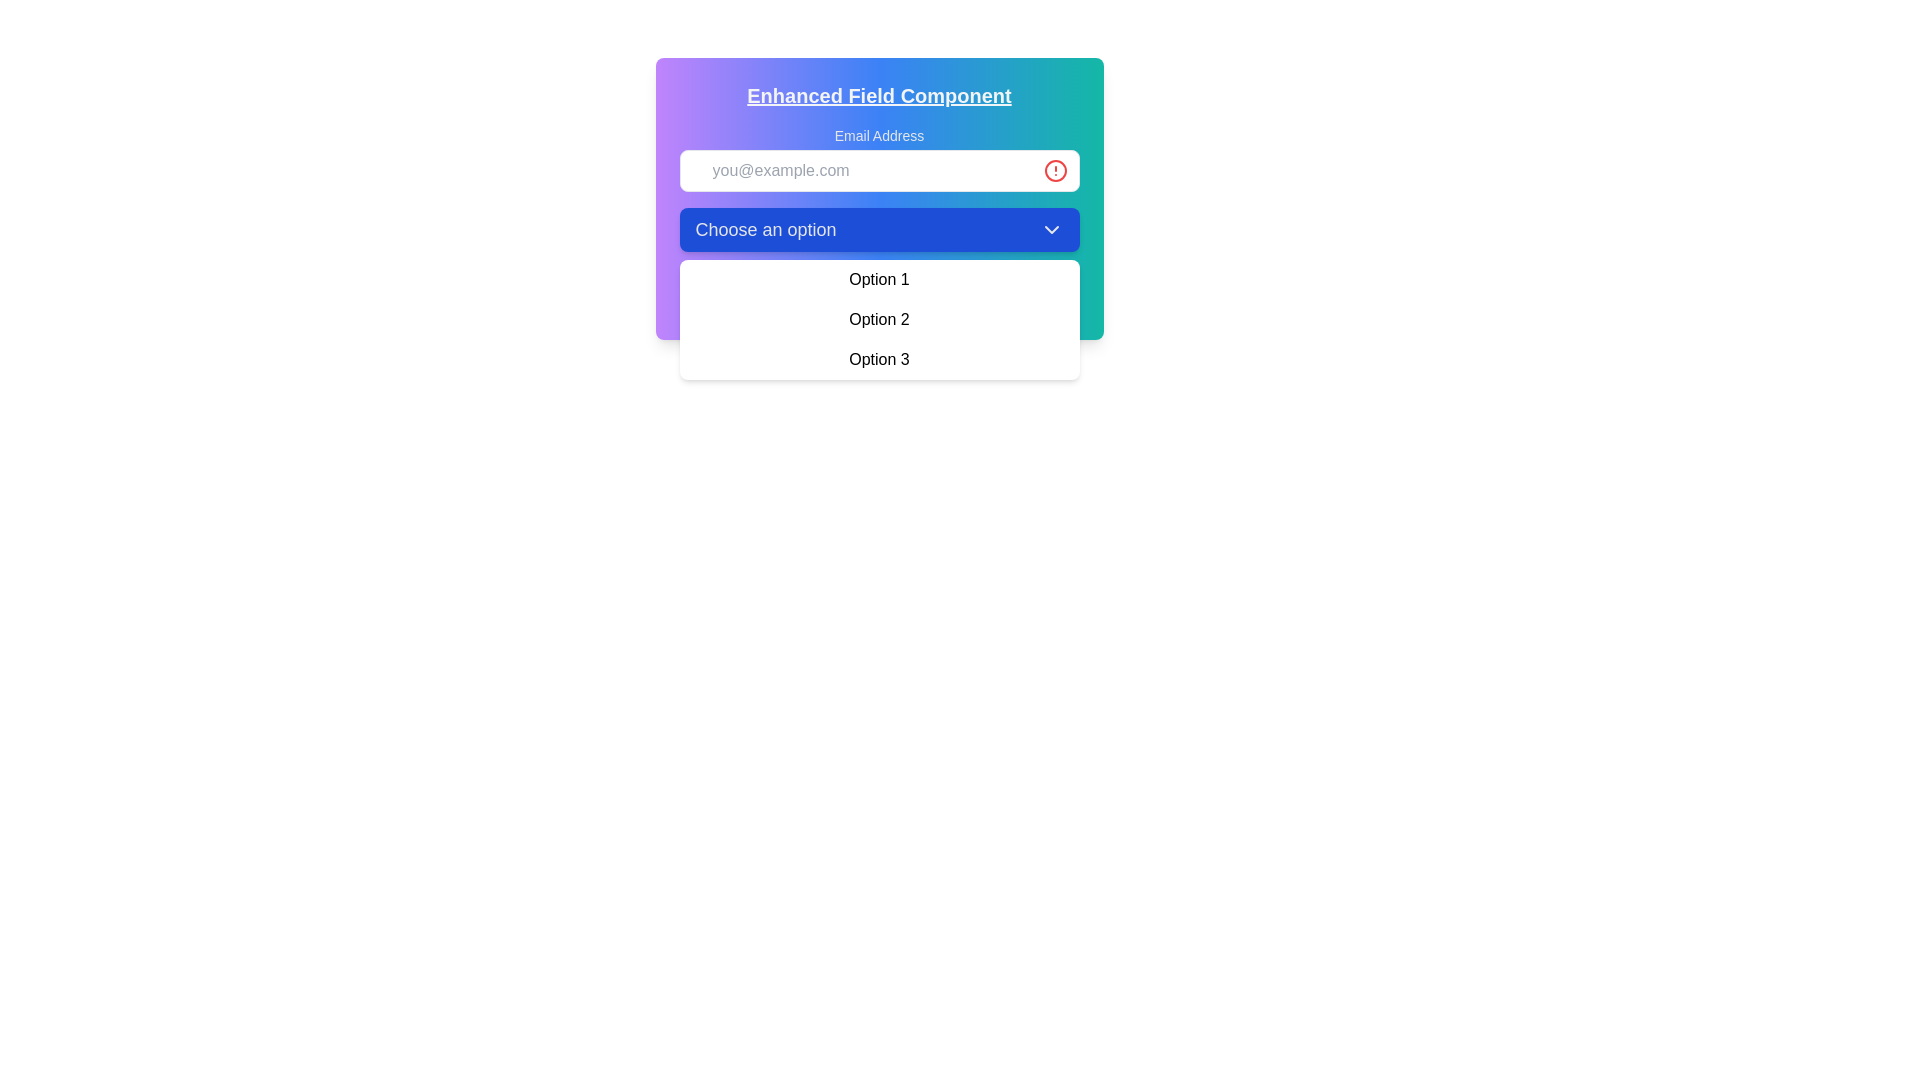  I want to click on the dropdown menu located beneath the 'Choose an option' button, which allows users to select from displayed text options, so click(879, 319).